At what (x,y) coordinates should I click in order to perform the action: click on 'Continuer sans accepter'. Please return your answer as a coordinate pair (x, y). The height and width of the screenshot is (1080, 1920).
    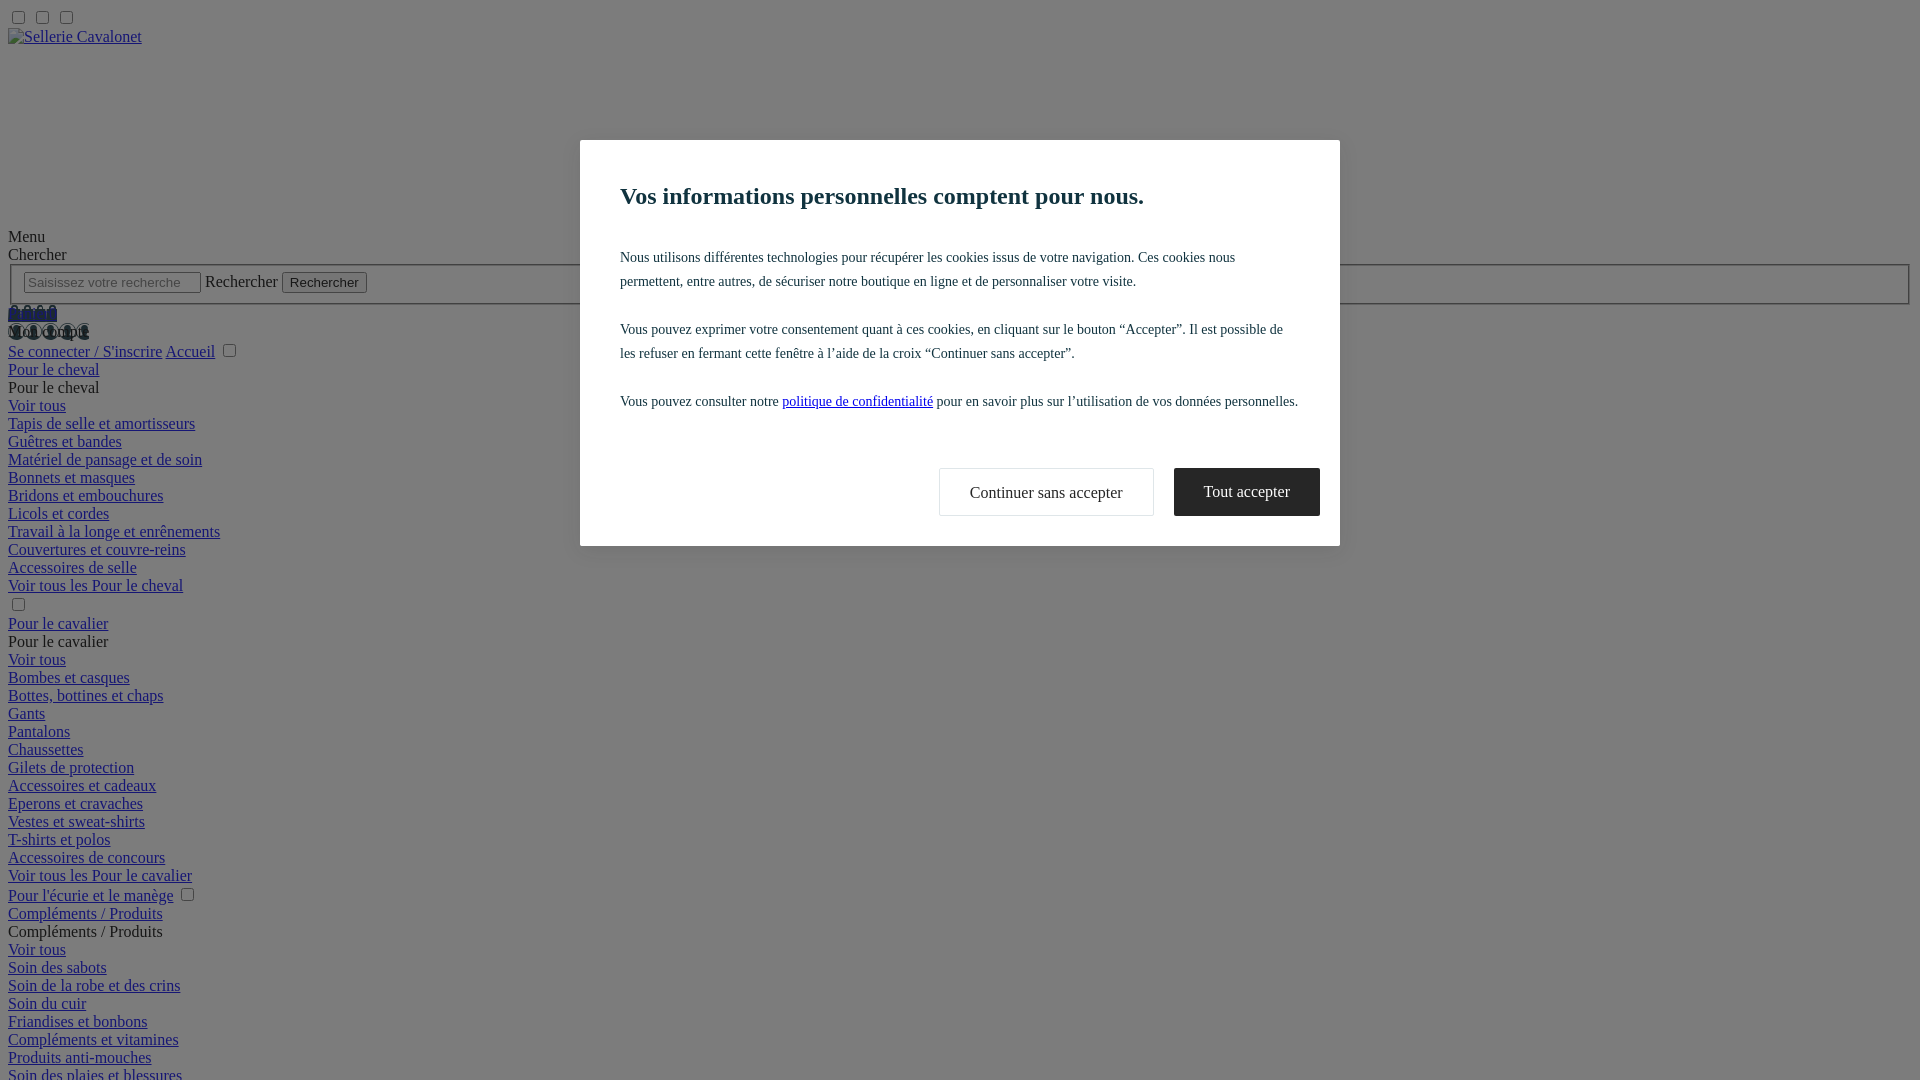
    Looking at the image, I should click on (938, 492).